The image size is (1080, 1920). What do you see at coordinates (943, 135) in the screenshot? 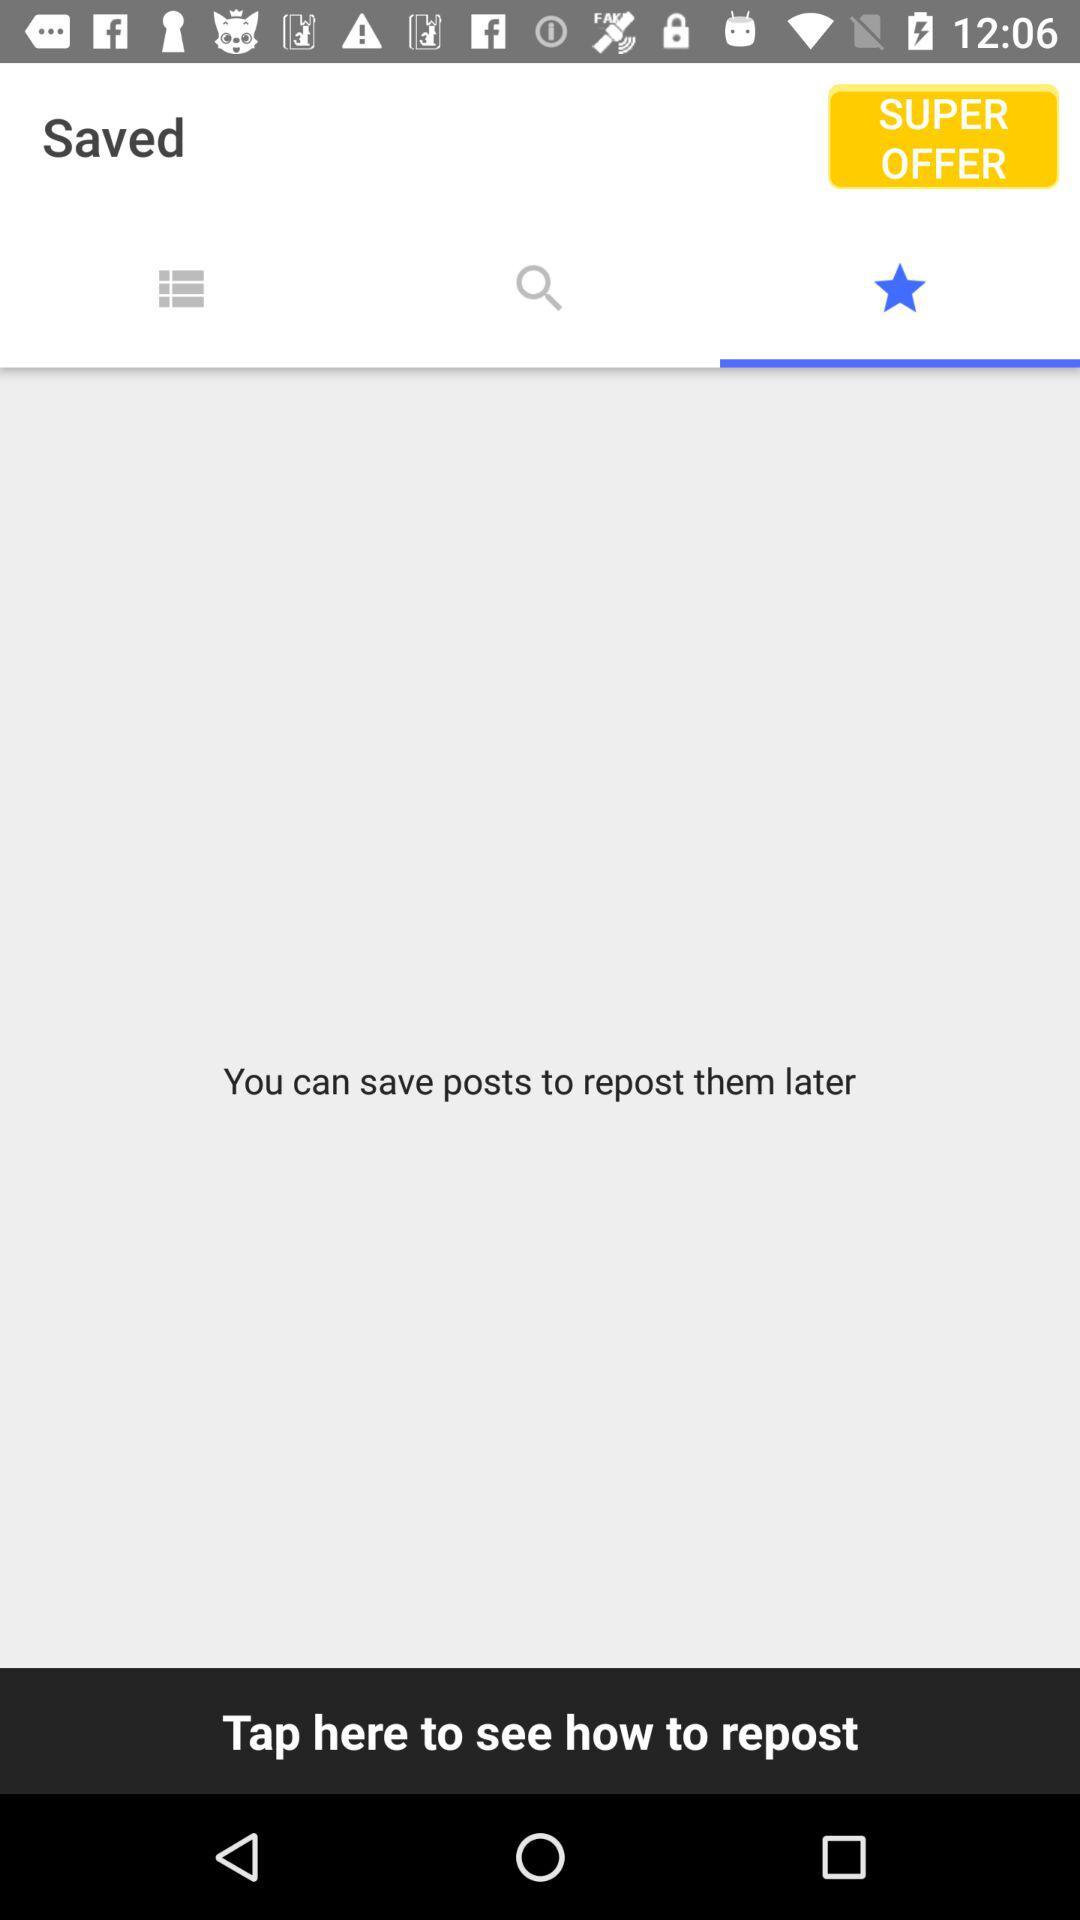
I see `icon next to saved` at bounding box center [943, 135].